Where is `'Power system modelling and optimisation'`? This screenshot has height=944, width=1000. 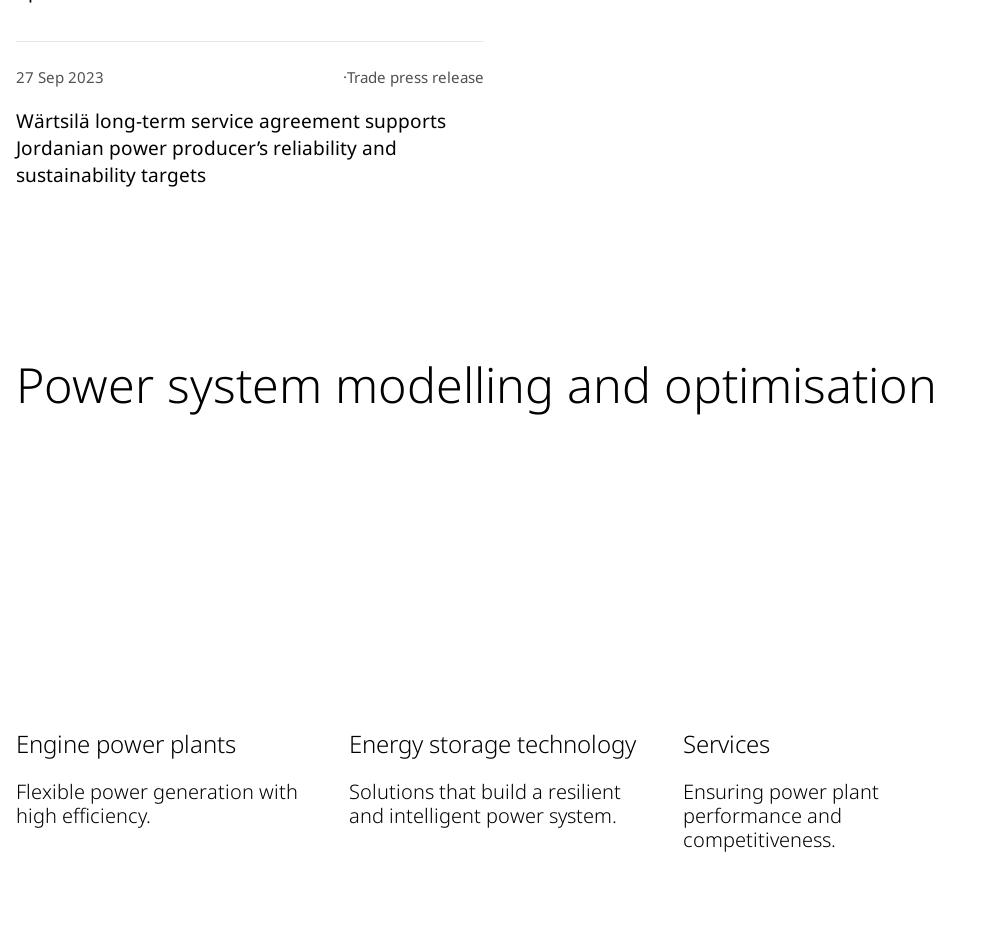 'Power system modelling and optimisation' is located at coordinates (475, 384).